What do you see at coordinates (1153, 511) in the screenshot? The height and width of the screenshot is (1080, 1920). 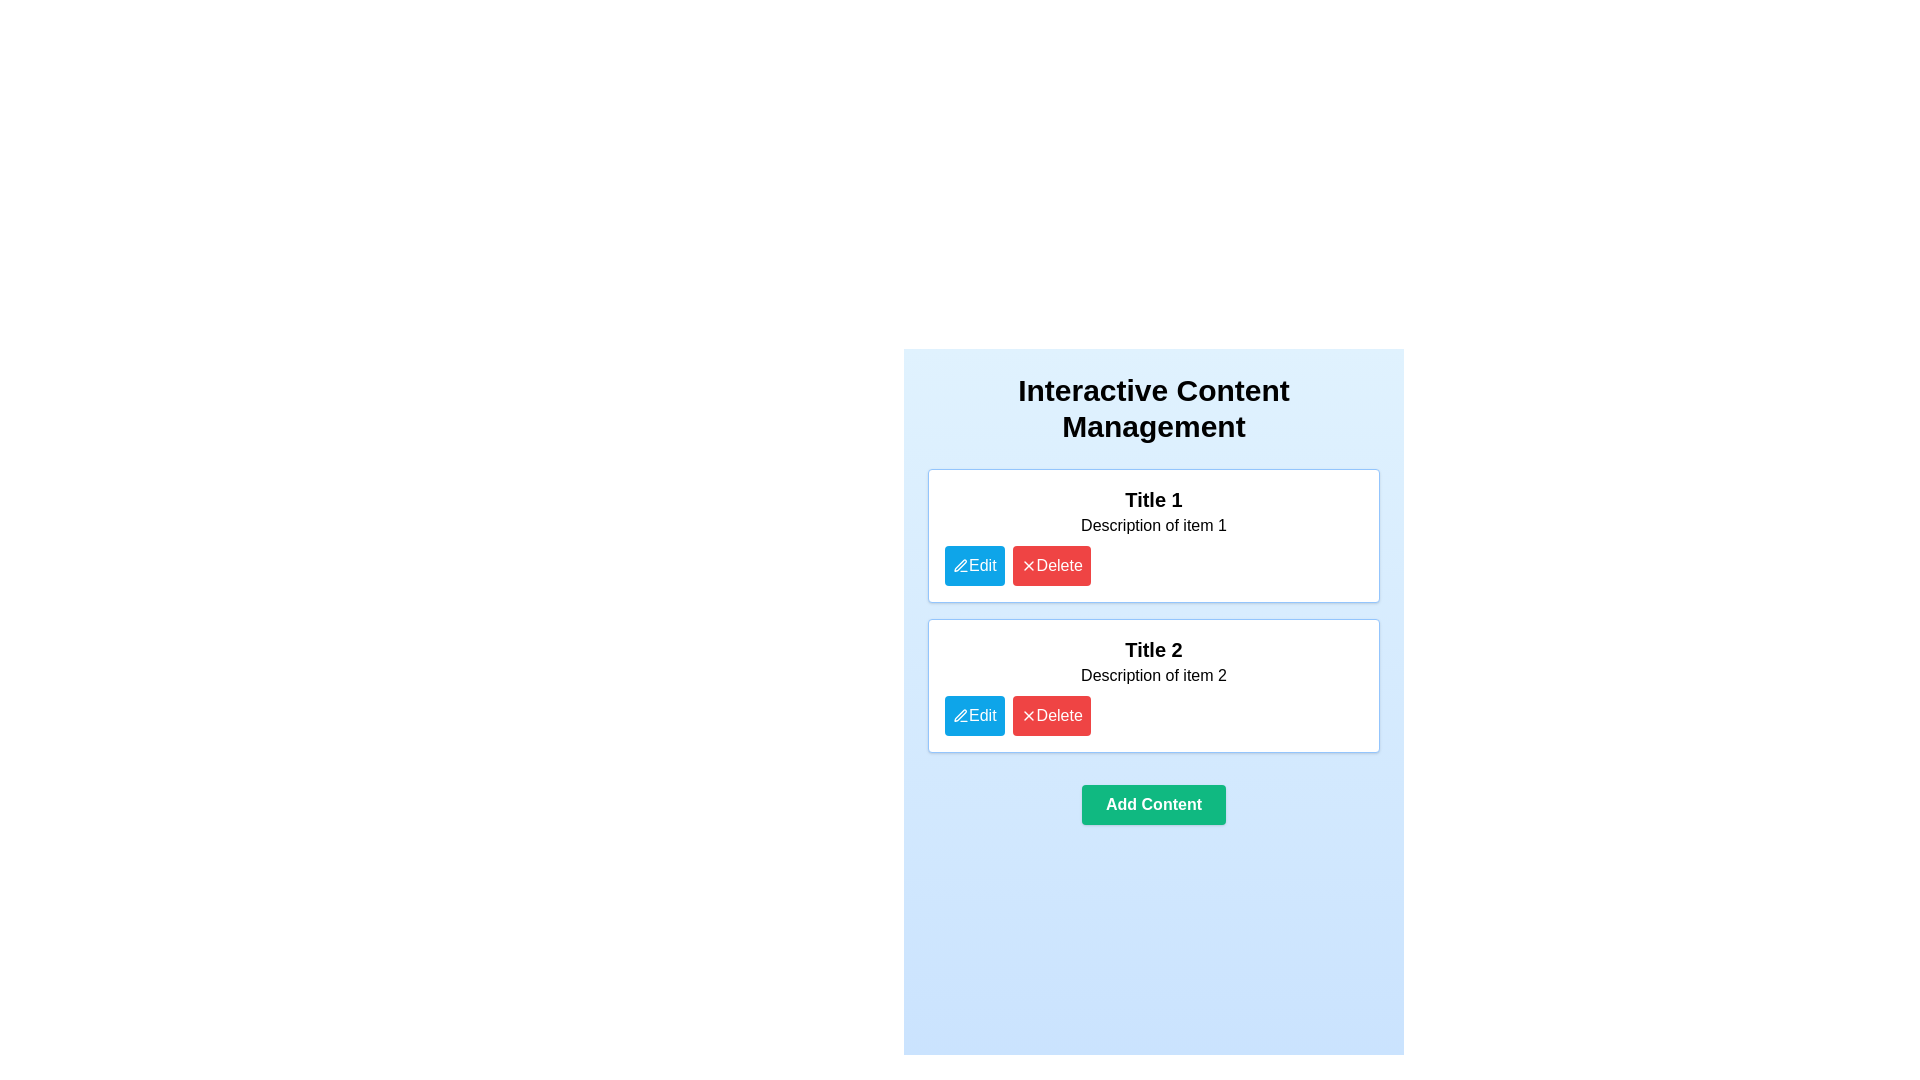 I see `the text content display element located in the first card of a stacked list, which shows the title and description of an item` at bounding box center [1153, 511].